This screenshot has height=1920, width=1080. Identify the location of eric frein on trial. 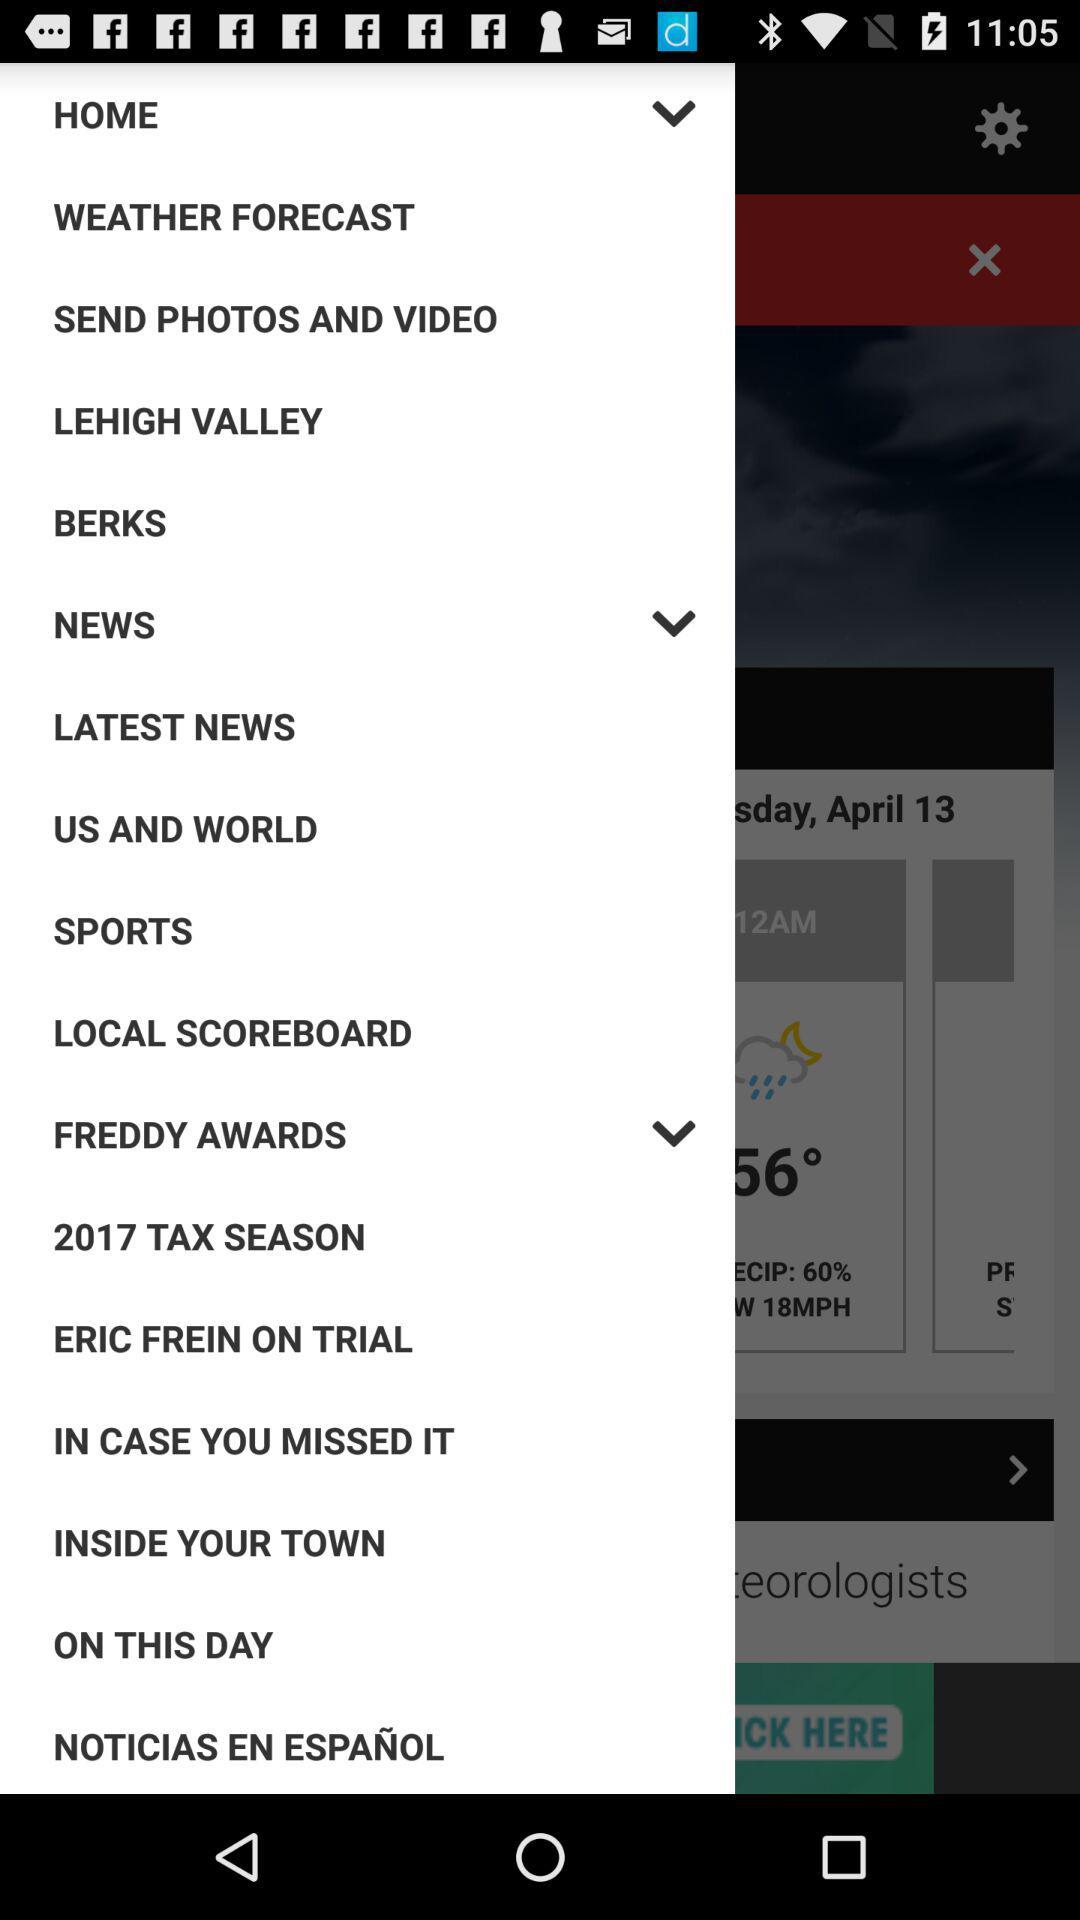
(374, 1338).